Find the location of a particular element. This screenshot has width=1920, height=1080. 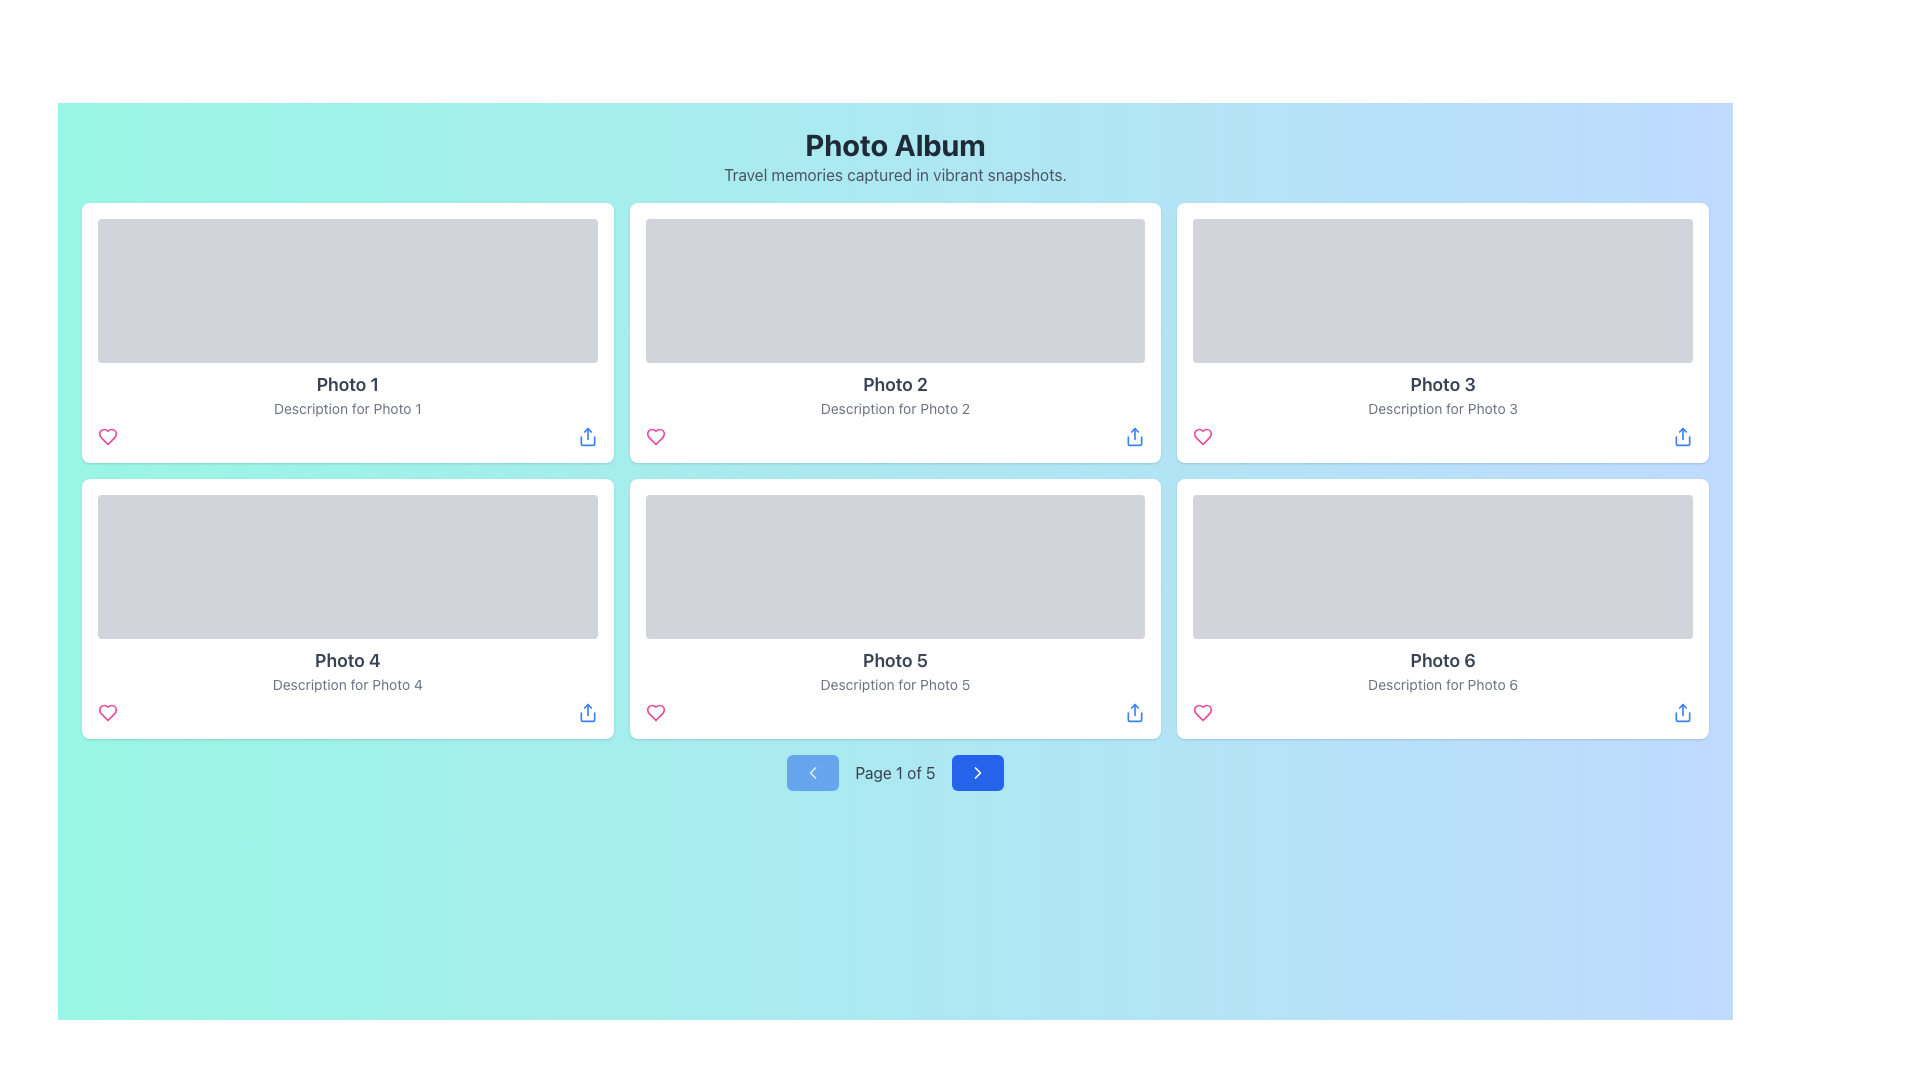

the blue rectangular button with rounded corners and a white right-facing chevron icon is located at coordinates (977, 771).